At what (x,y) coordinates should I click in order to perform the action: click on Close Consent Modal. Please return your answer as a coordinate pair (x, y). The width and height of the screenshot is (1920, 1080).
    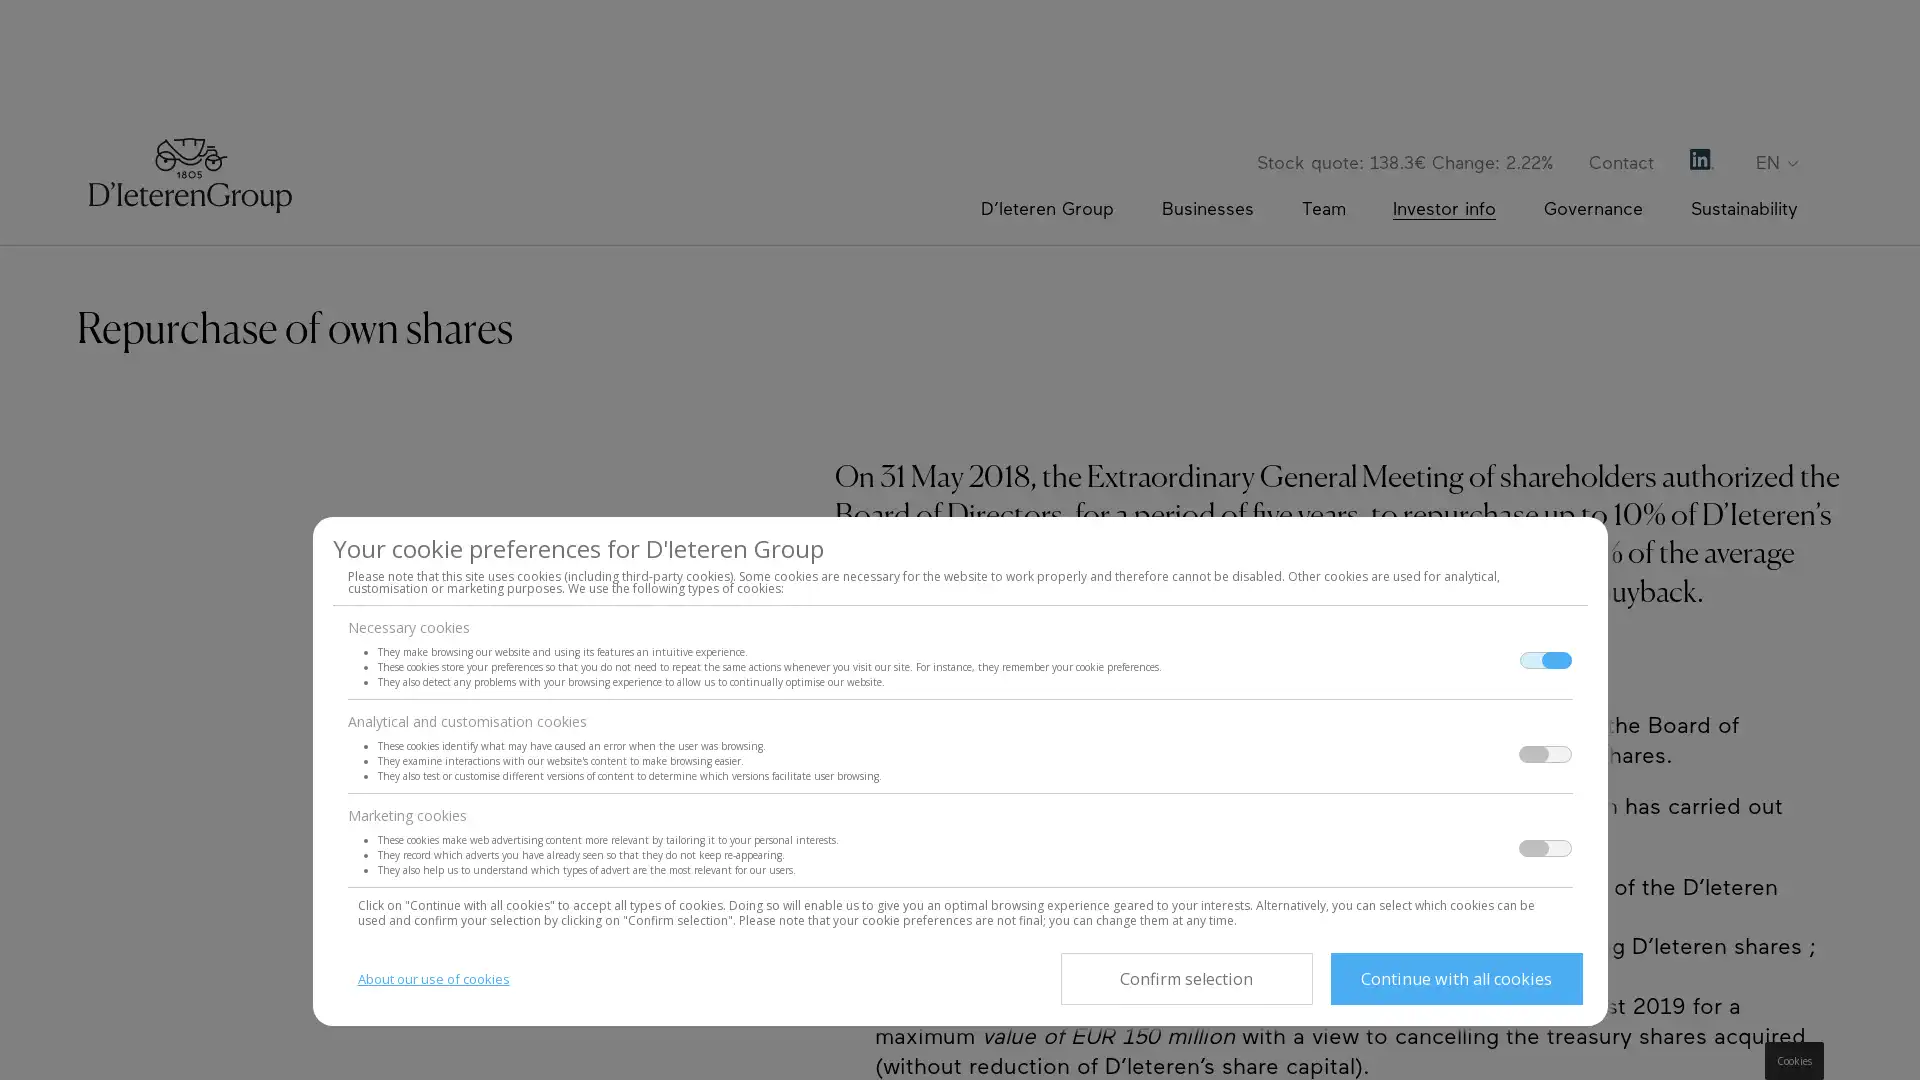
    Looking at the image, I should click on (1455, 978).